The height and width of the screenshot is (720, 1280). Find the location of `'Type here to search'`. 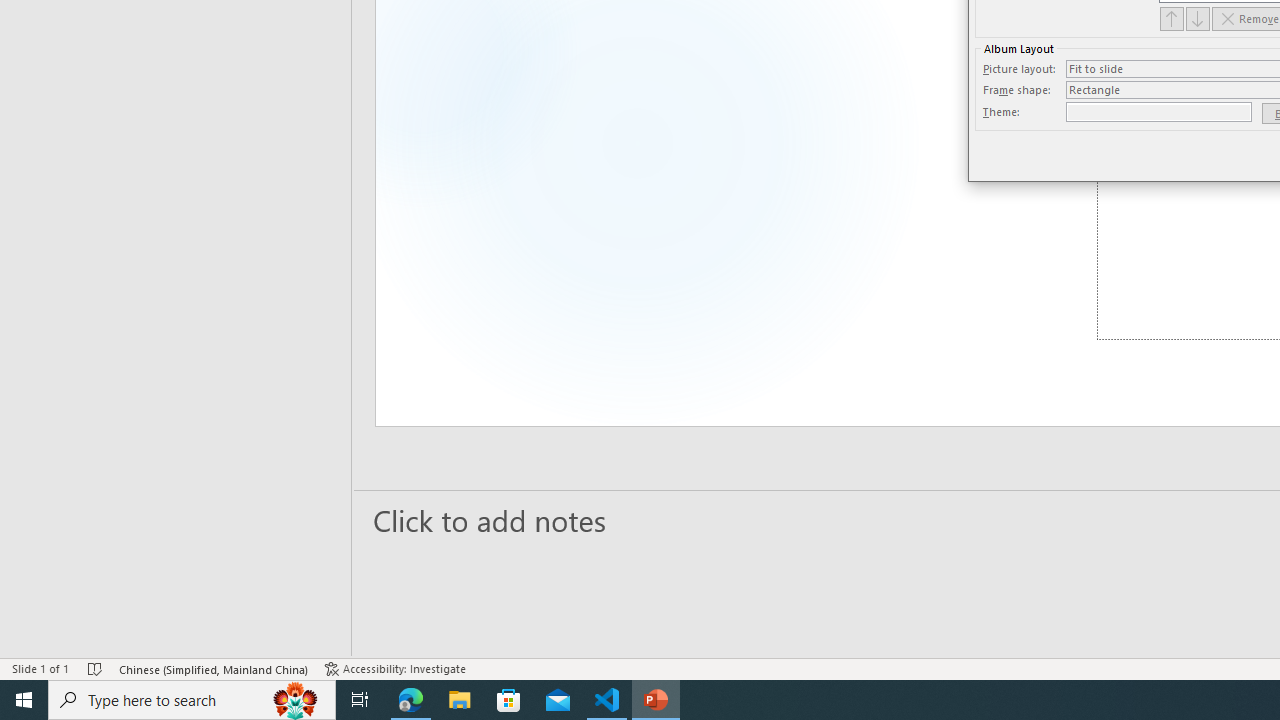

'Type here to search' is located at coordinates (192, 698).